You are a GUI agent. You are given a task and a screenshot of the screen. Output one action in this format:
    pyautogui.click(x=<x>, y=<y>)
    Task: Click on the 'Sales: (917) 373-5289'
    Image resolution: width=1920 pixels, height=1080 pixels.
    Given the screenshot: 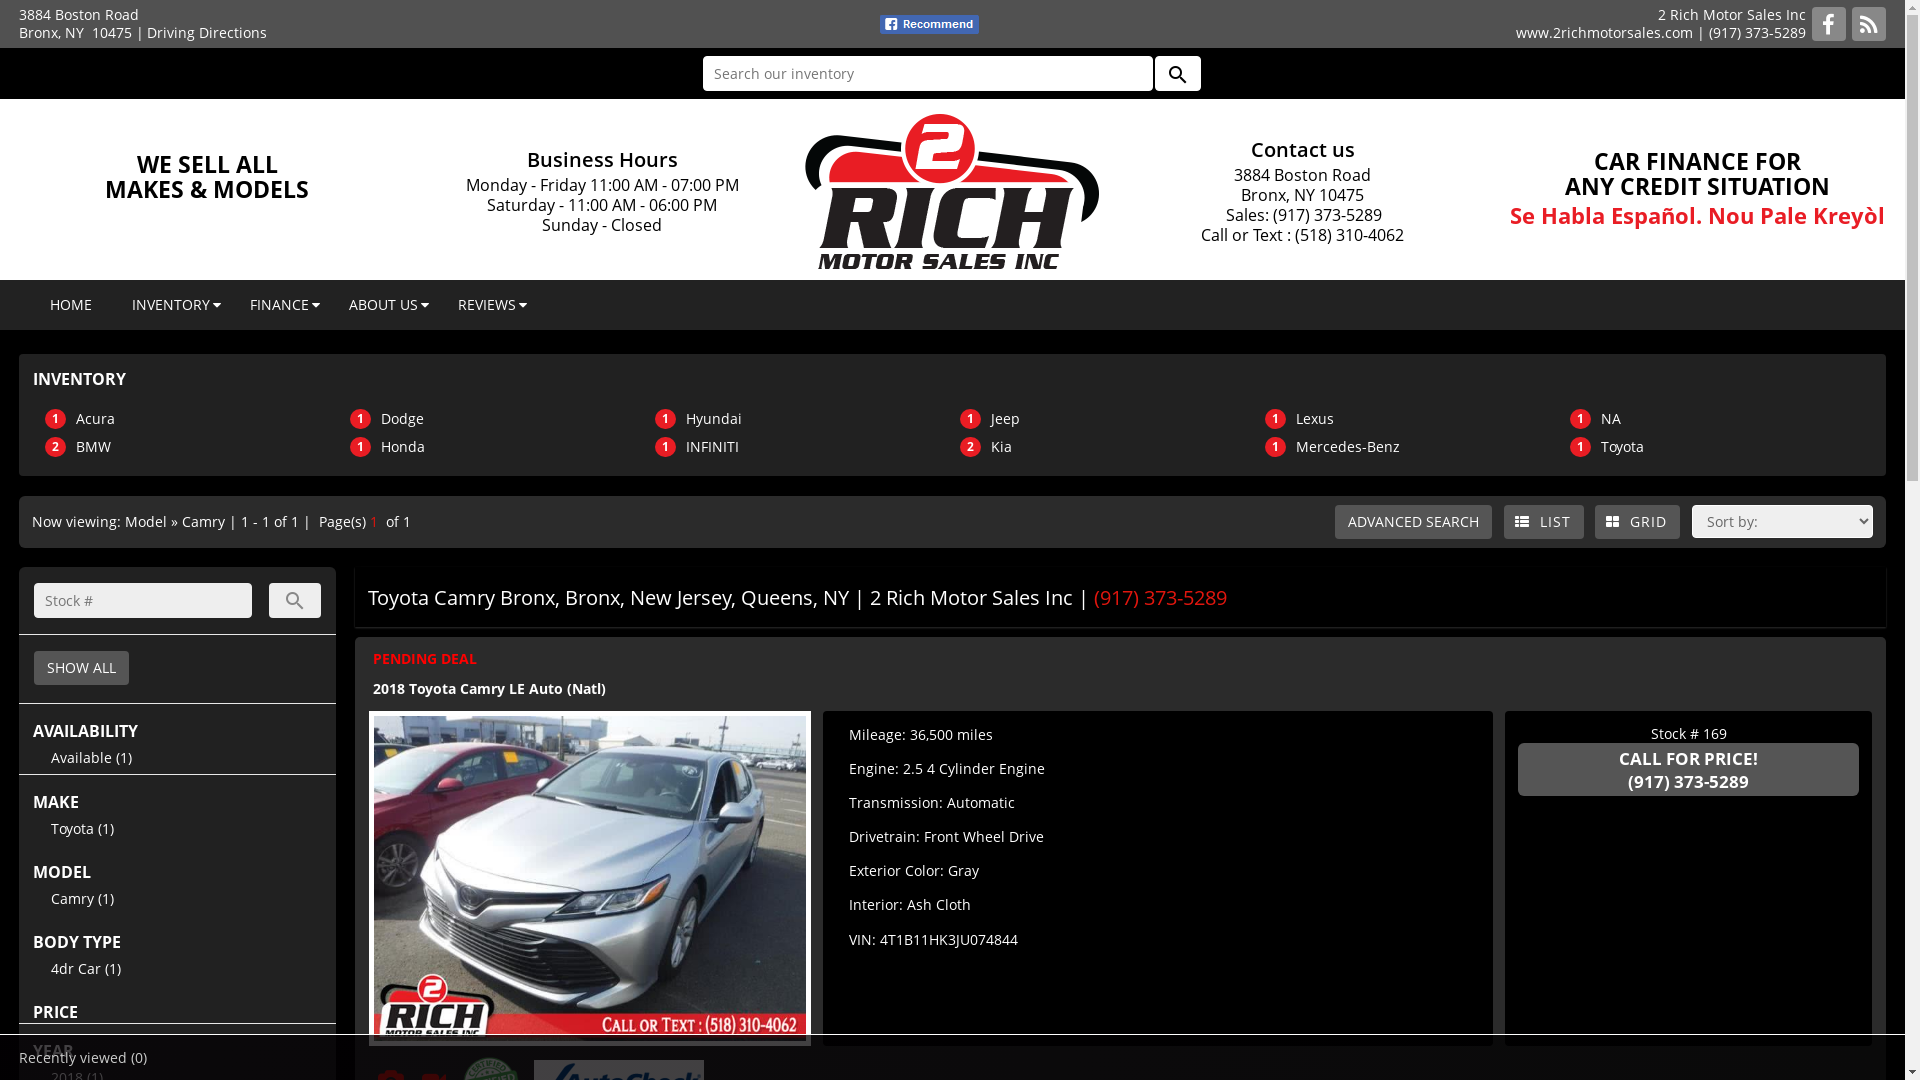 What is the action you would take?
    pyautogui.click(x=1302, y=215)
    